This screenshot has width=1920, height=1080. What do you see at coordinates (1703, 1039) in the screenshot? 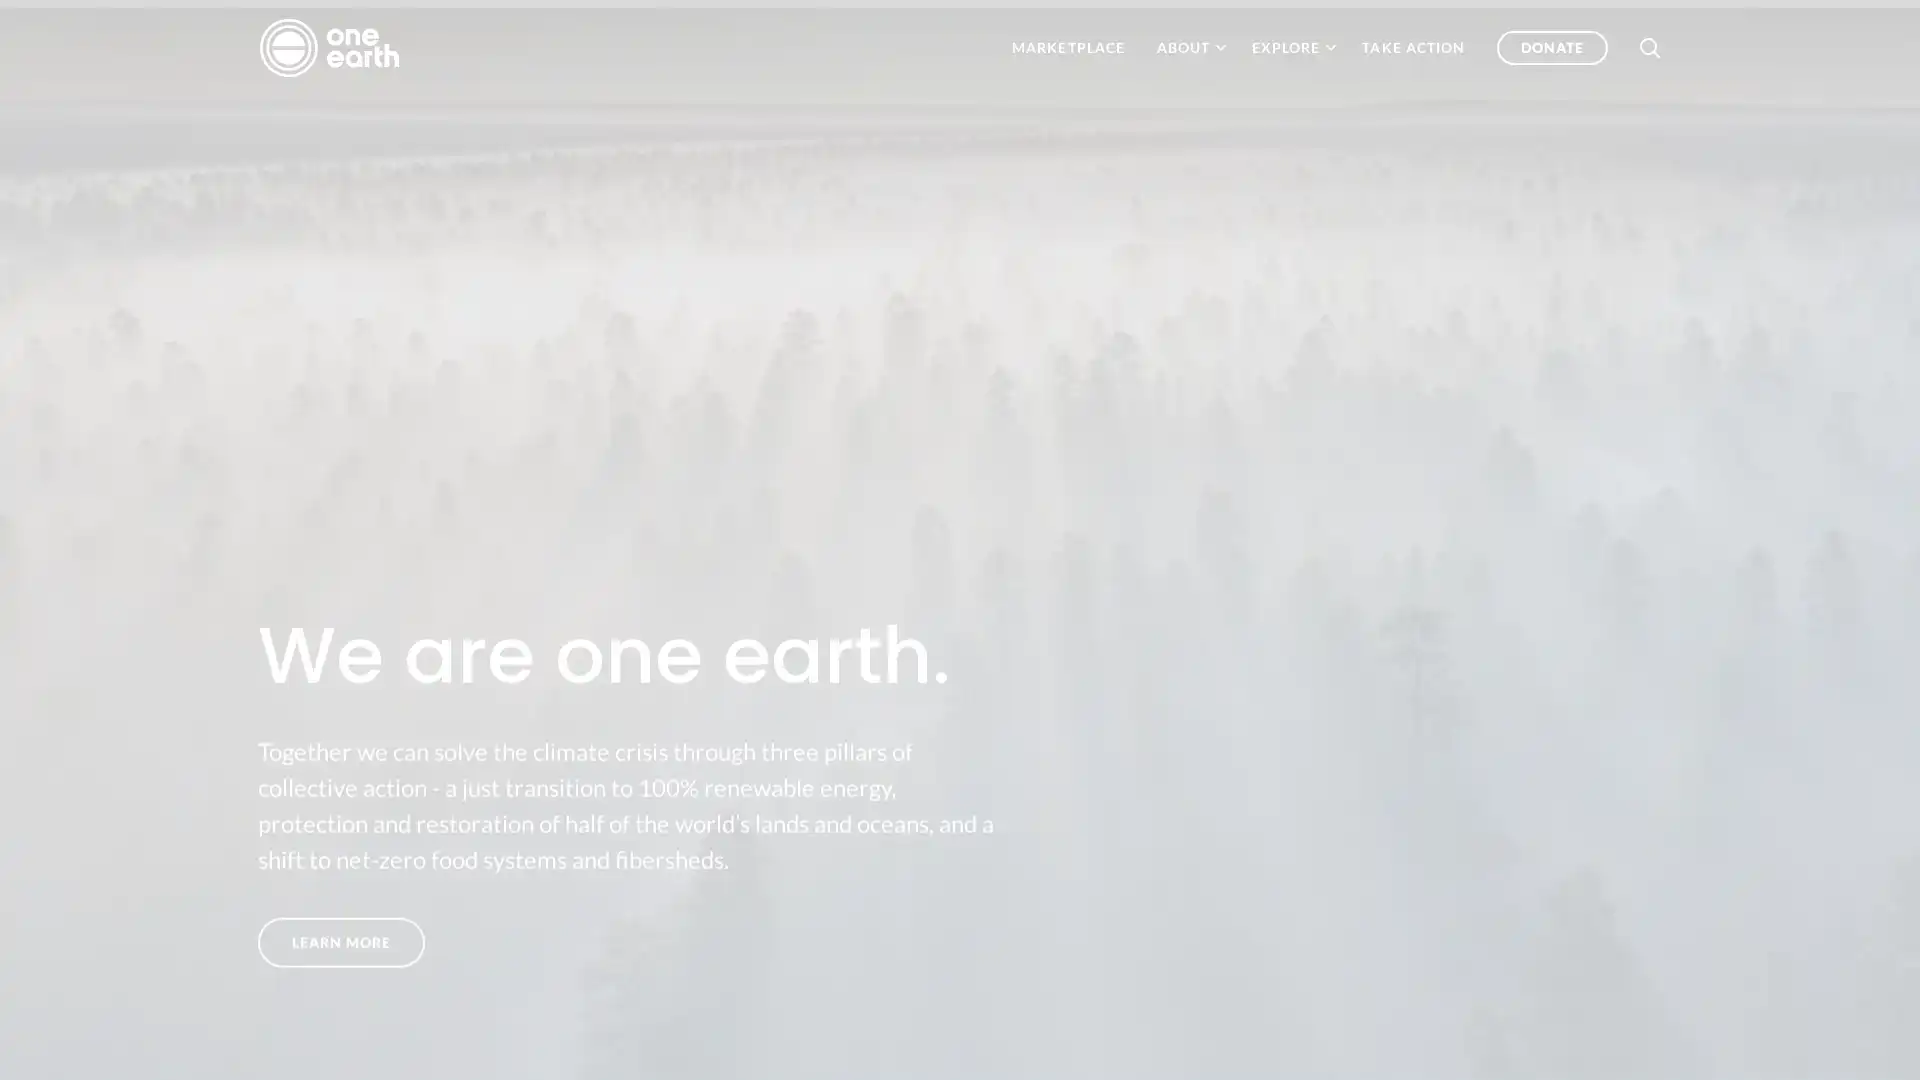
I see `Reject All` at bounding box center [1703, 1039].